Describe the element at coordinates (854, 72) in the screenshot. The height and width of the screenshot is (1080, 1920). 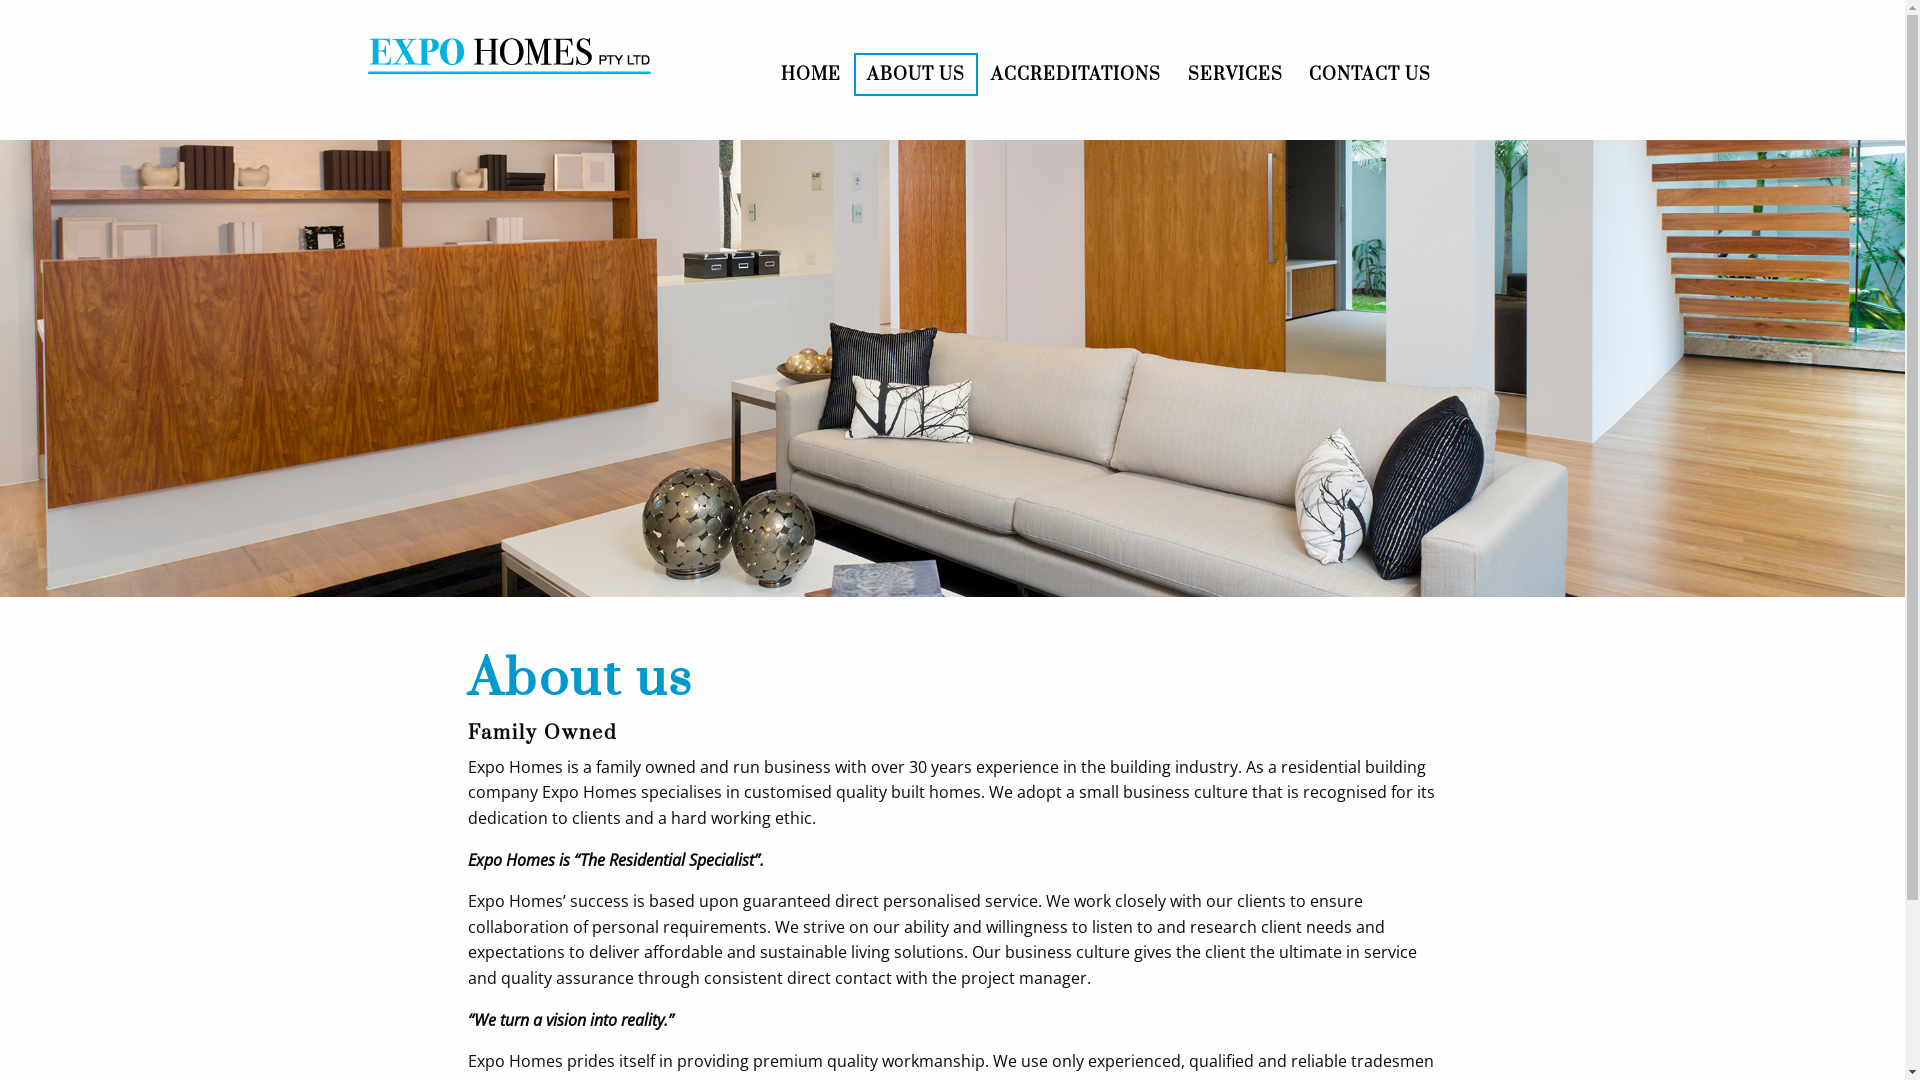
I see `'ABOUT US'` at that location.